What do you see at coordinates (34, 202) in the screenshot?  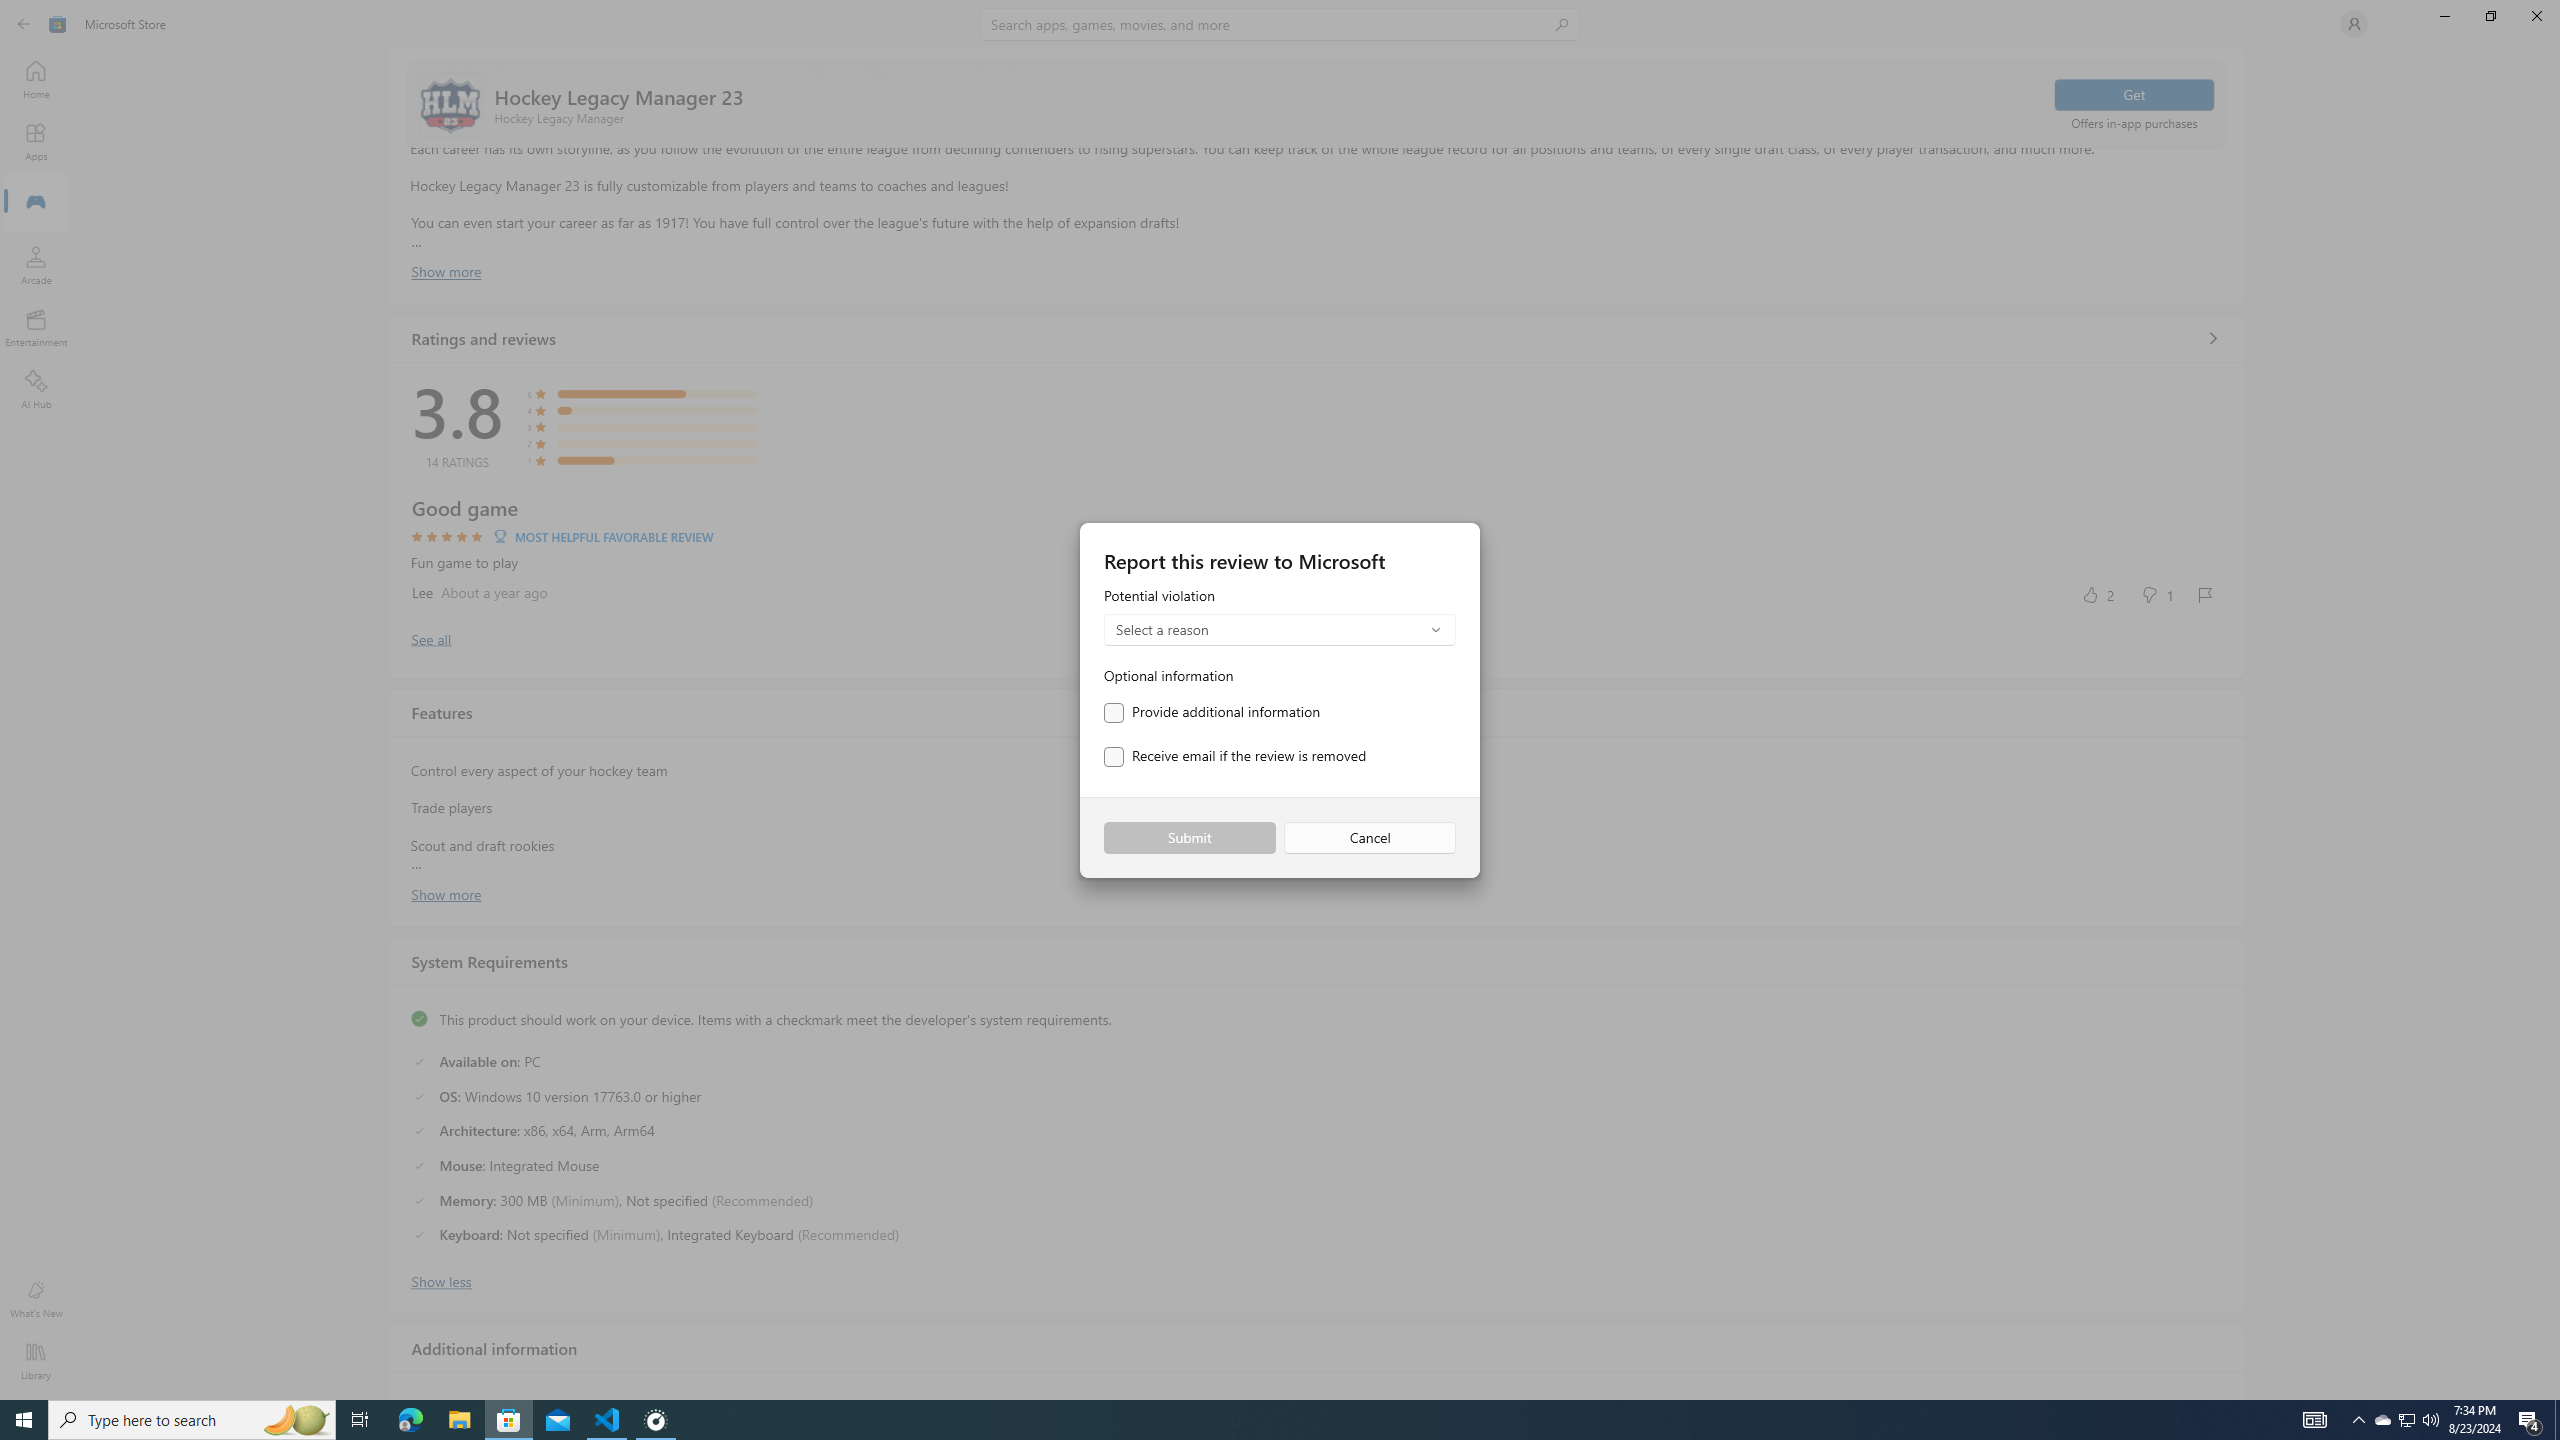 I see `'Gaming'` at bounding box center [34, 202].